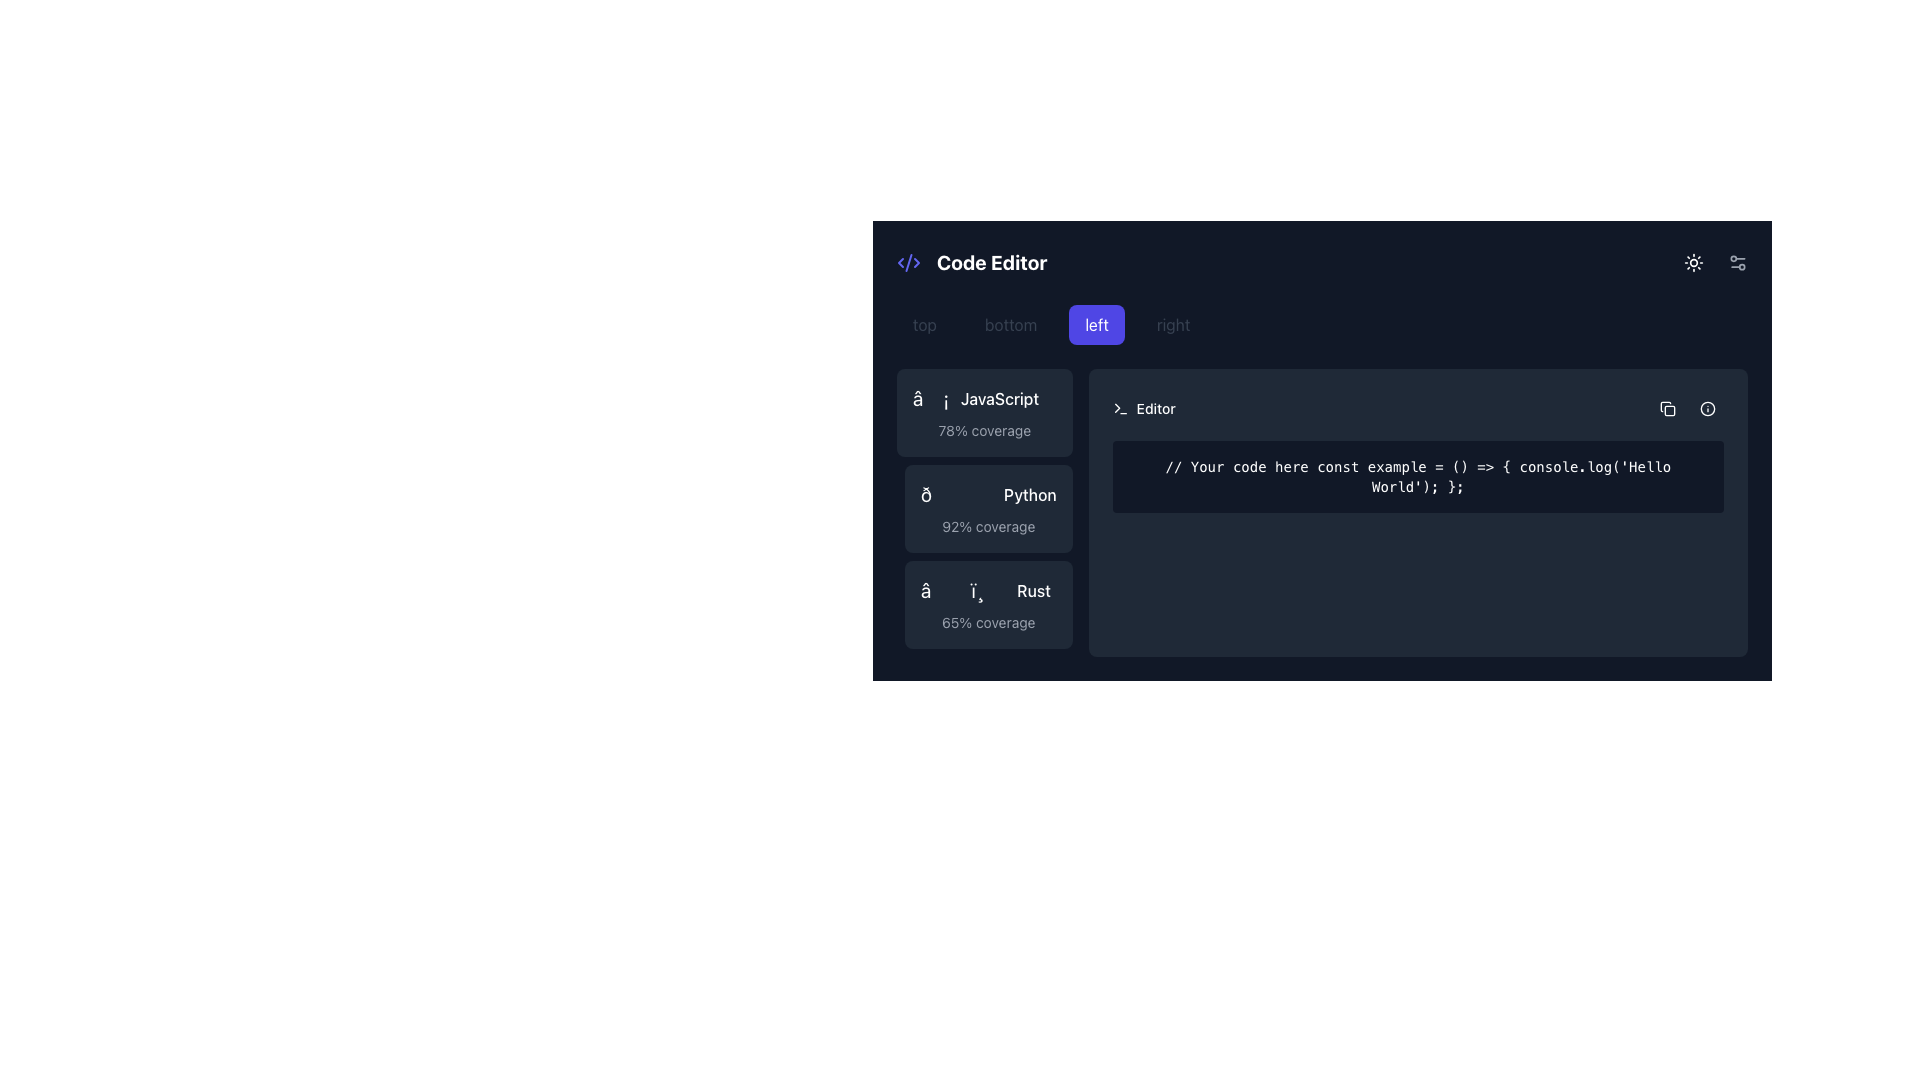  Describe the element at coordinates (1156, 407) in the screenshot. I see `the text label displaying the word 'Editor', which is styled with a medium font weight and small font size, positioned to the right of a terminal icon in a horizontal layout` at that location.